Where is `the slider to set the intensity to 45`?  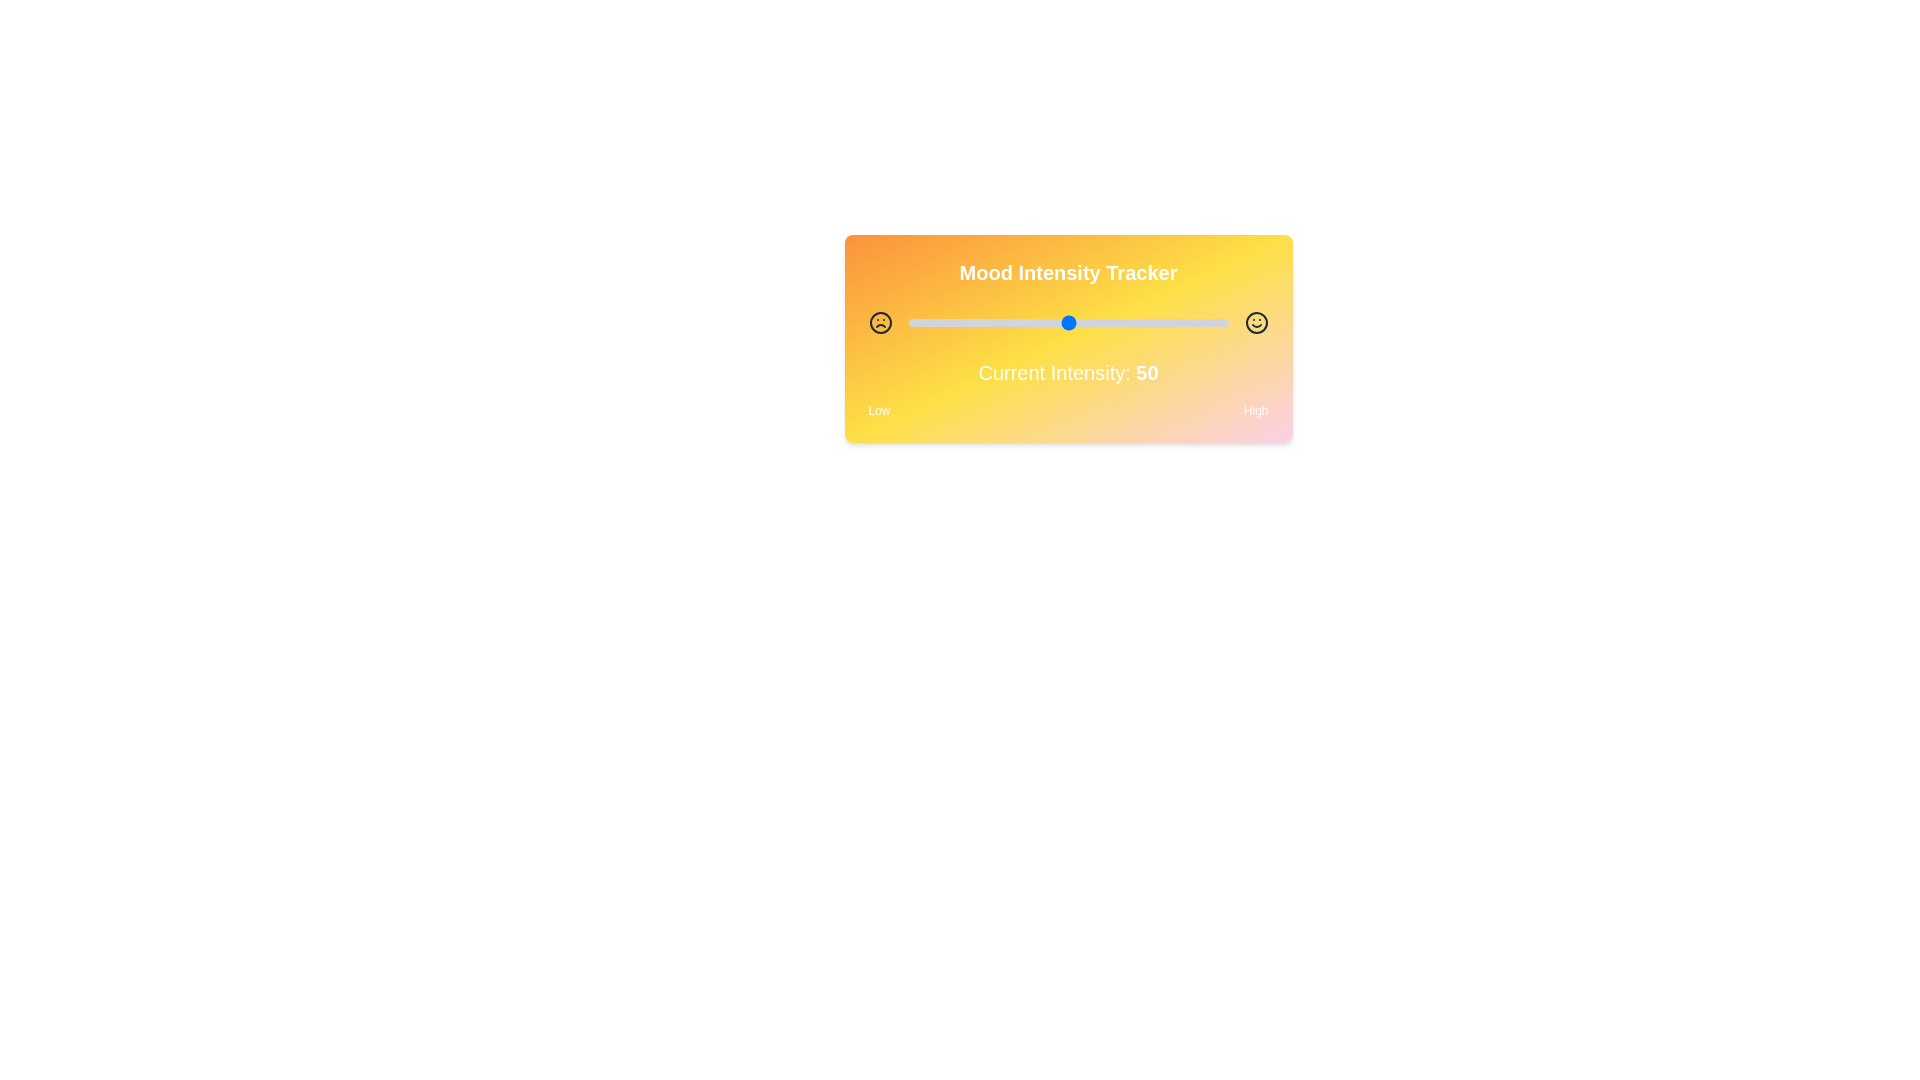 the slider to set the intensity to 45 is located at coordinates (1051, 322).